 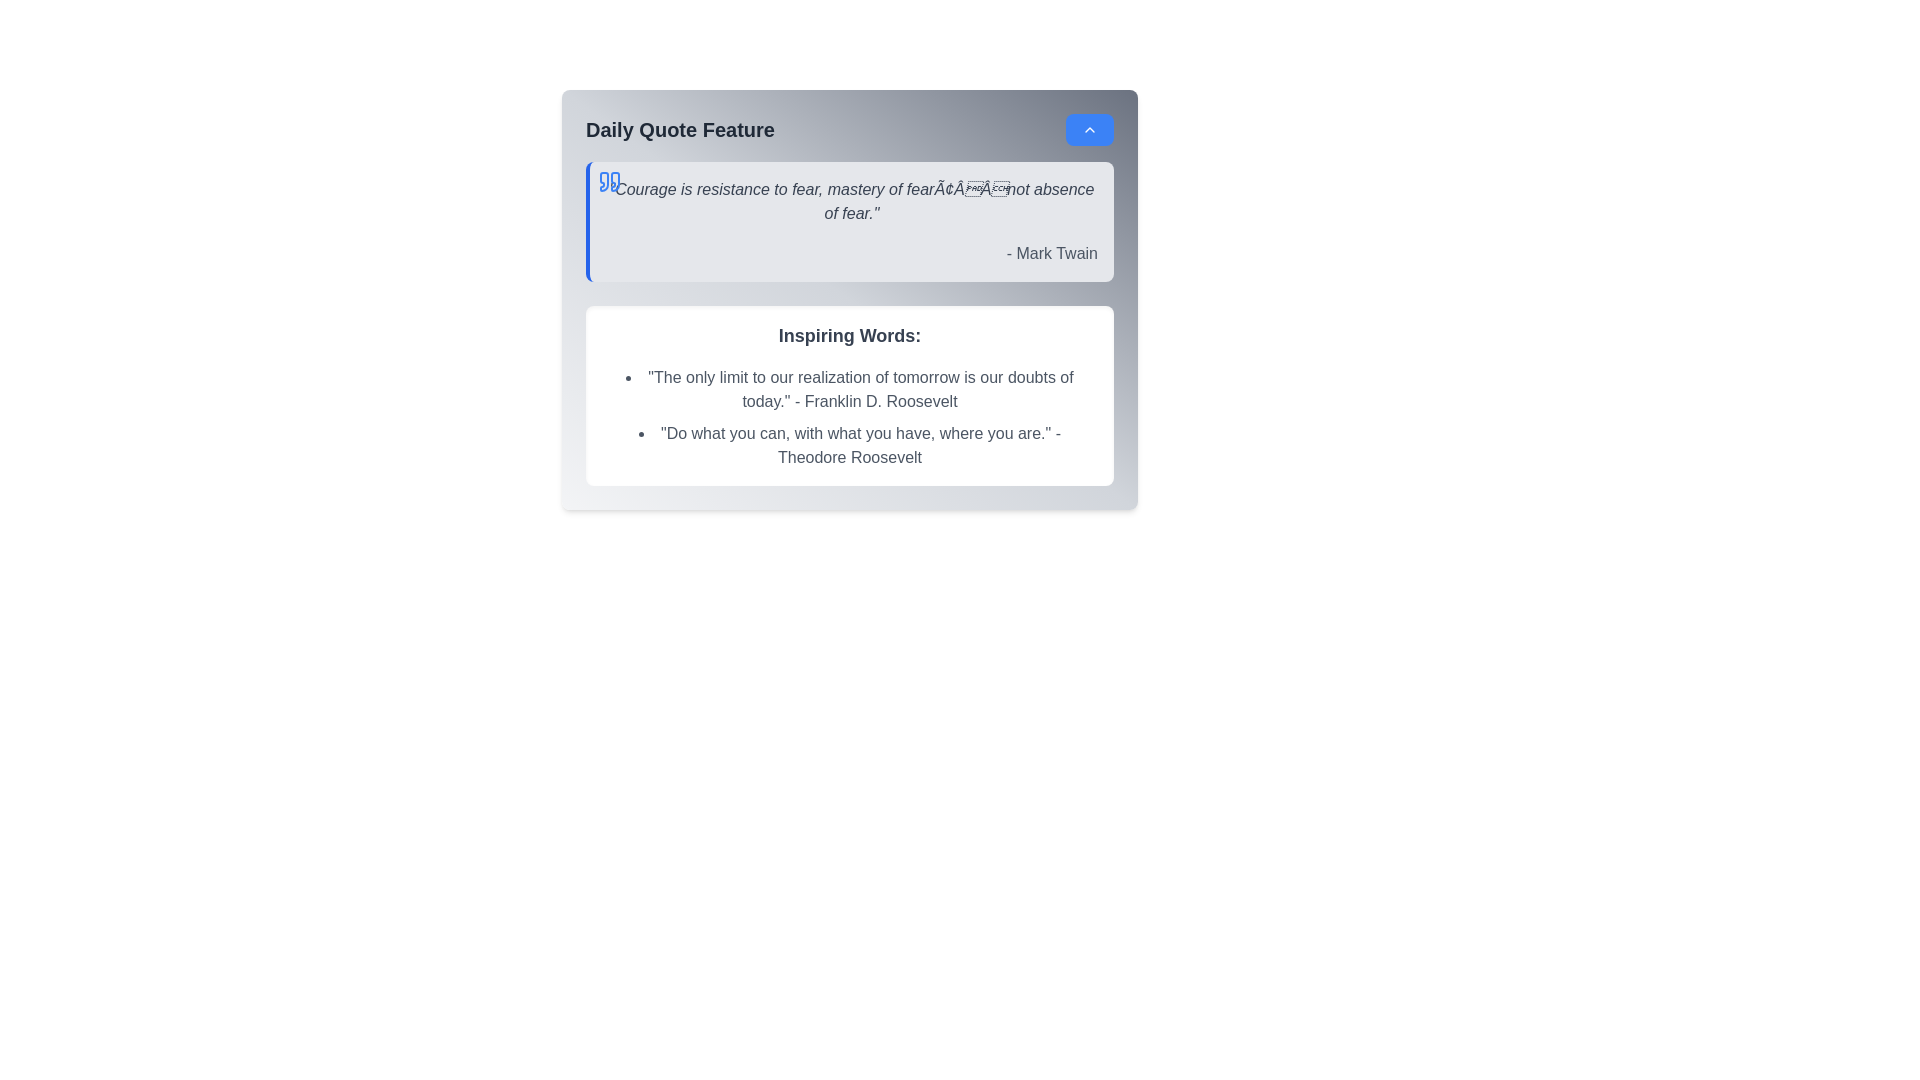 I want to click on text from the informational block displaying the daily inspirational quote located in the central part of the 'Daily Quote Feature' card, above the 'Inspiring Words' section, so click(x=849, y=222).